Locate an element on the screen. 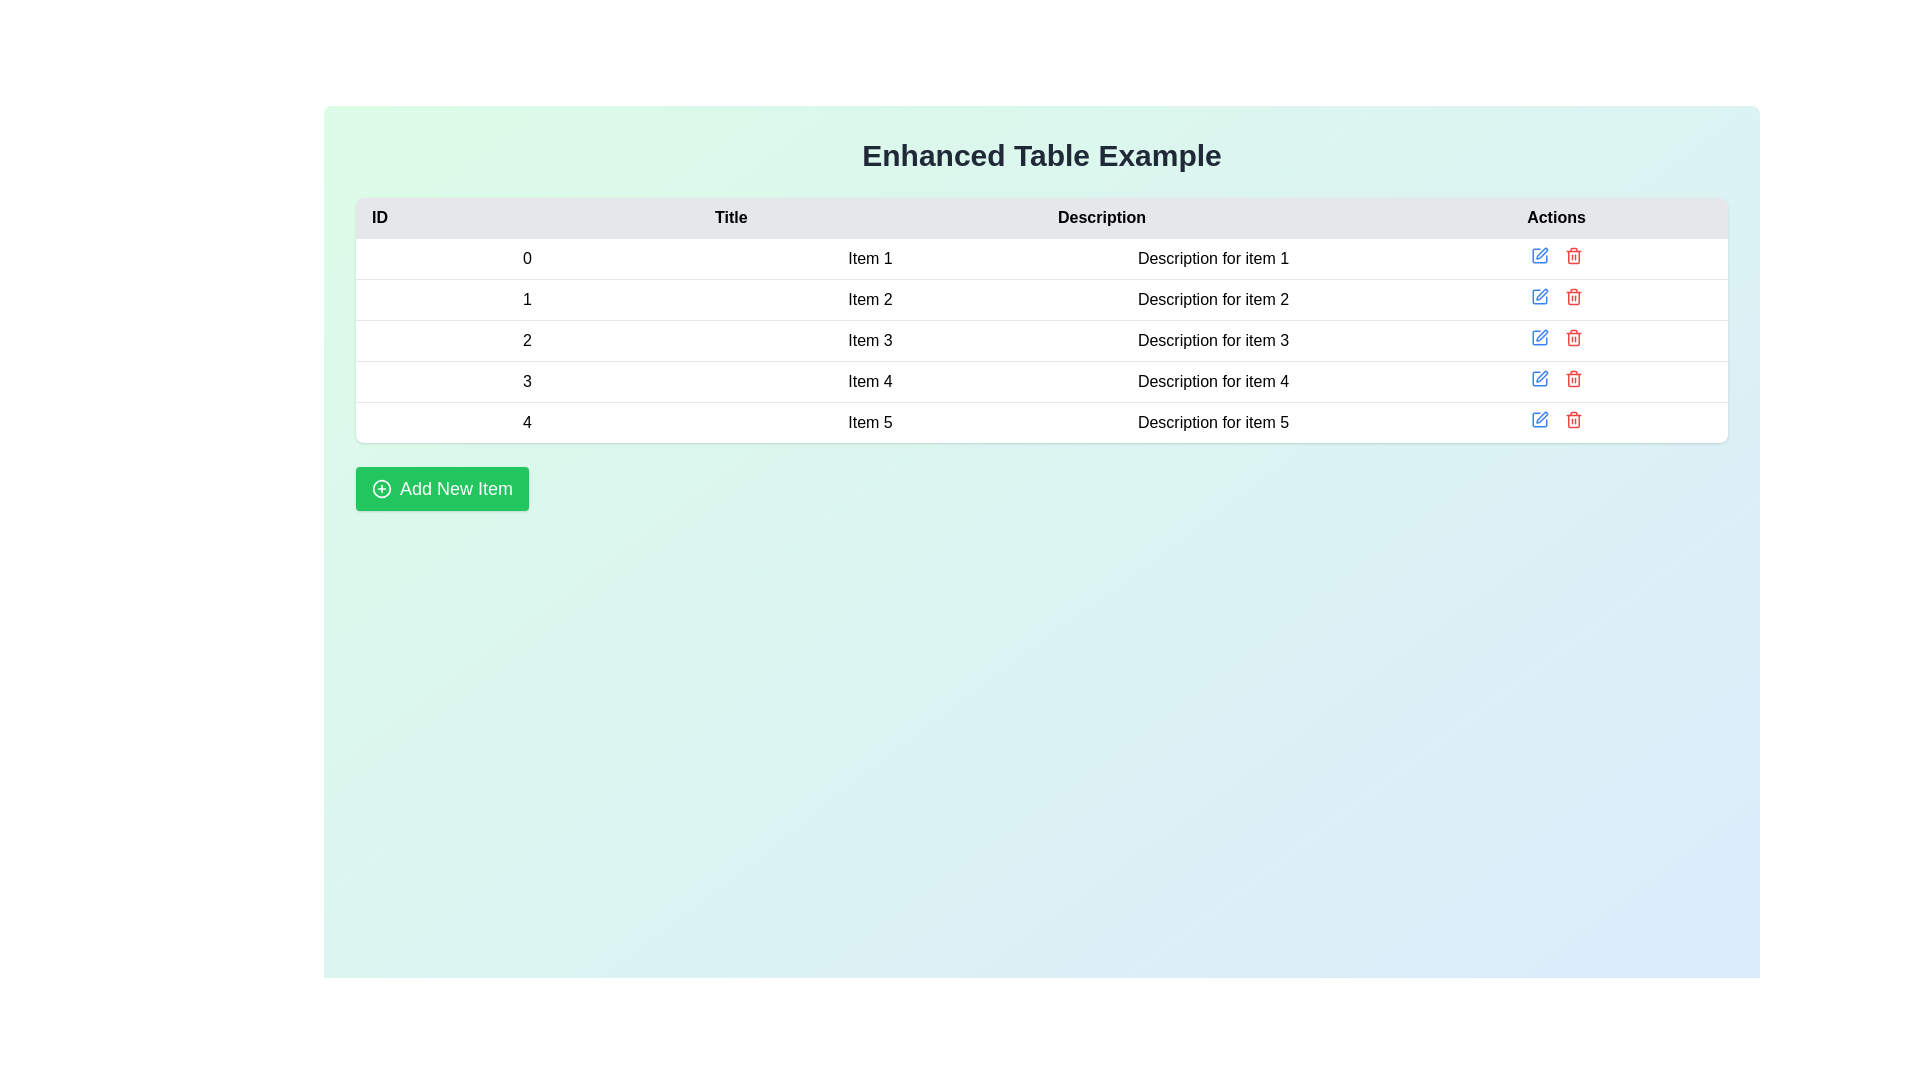 This screenshot has height=1080, width=1920. the red-colored trash bin icon button located at the bottom right of the 'Actions' column in the last row of the table is located at coordinates (1572, 419).